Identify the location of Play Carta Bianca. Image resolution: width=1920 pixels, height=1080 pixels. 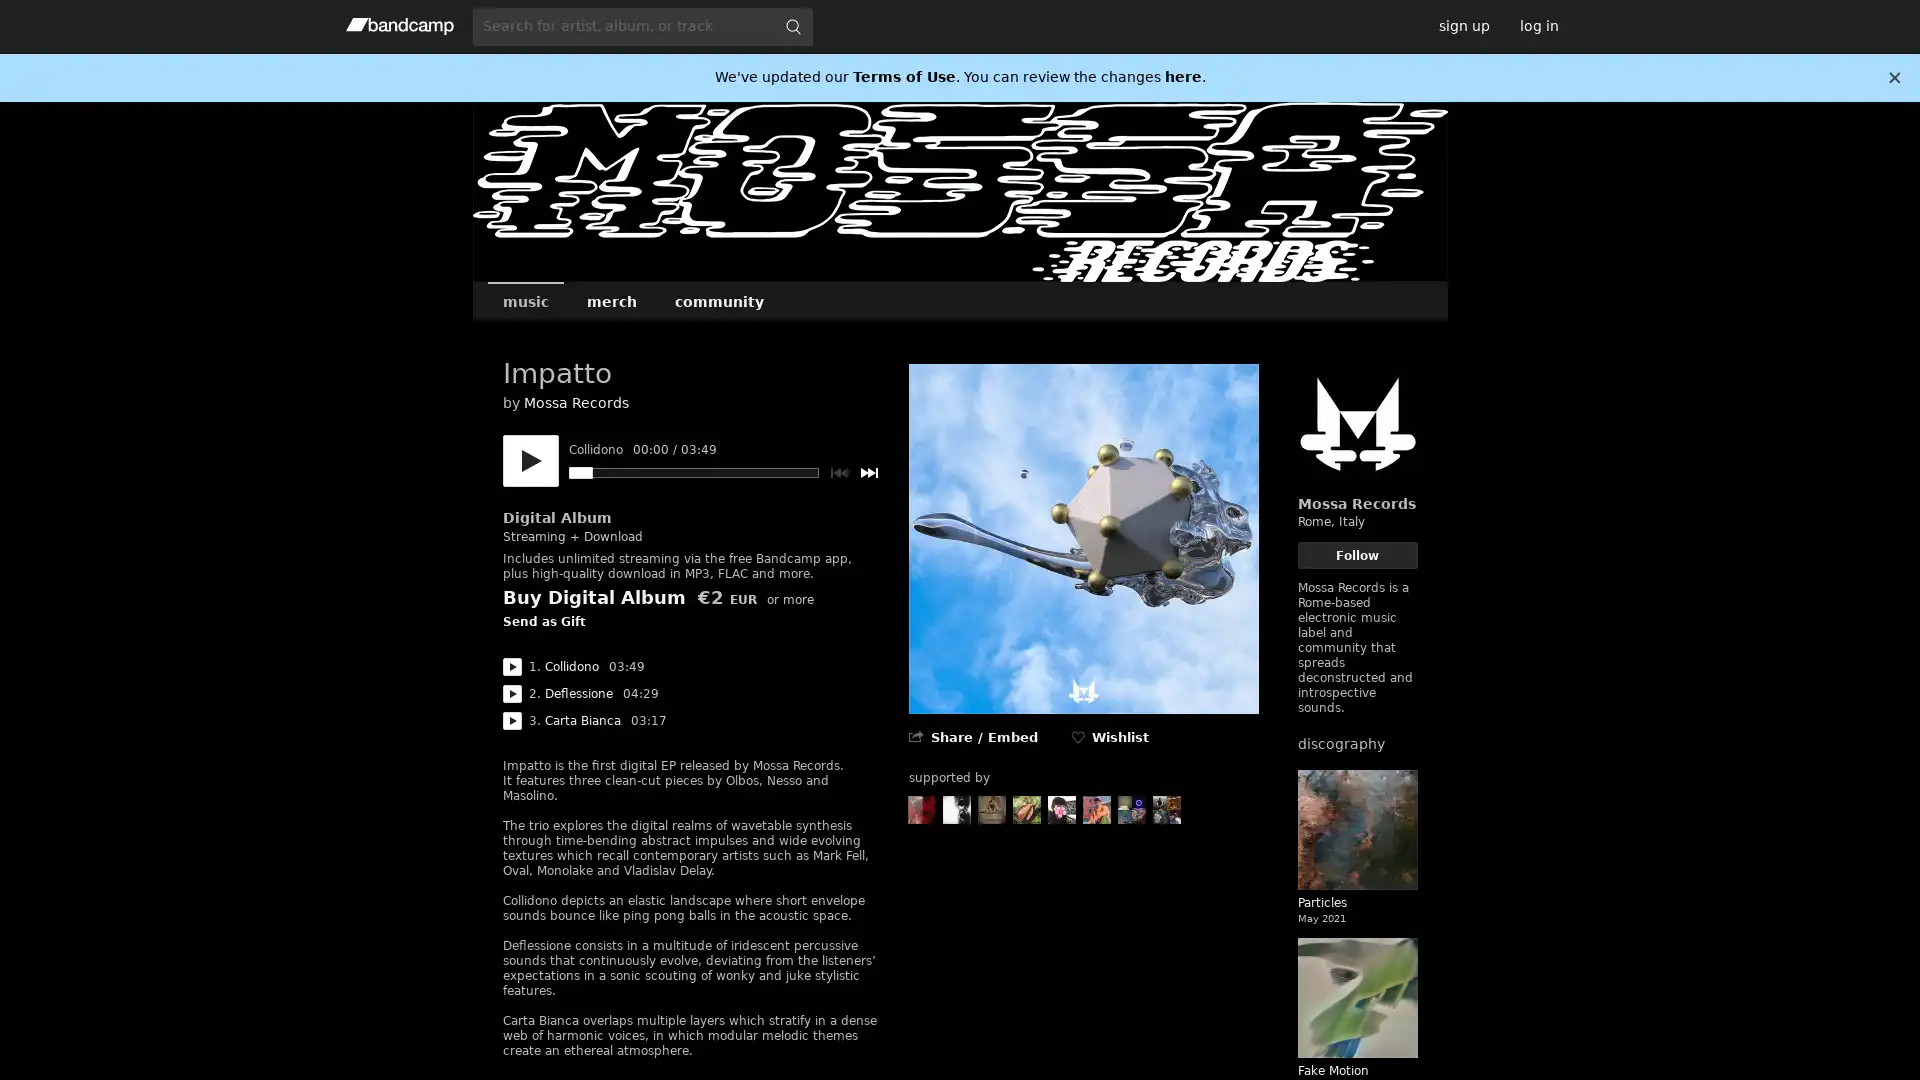
(511, 721).